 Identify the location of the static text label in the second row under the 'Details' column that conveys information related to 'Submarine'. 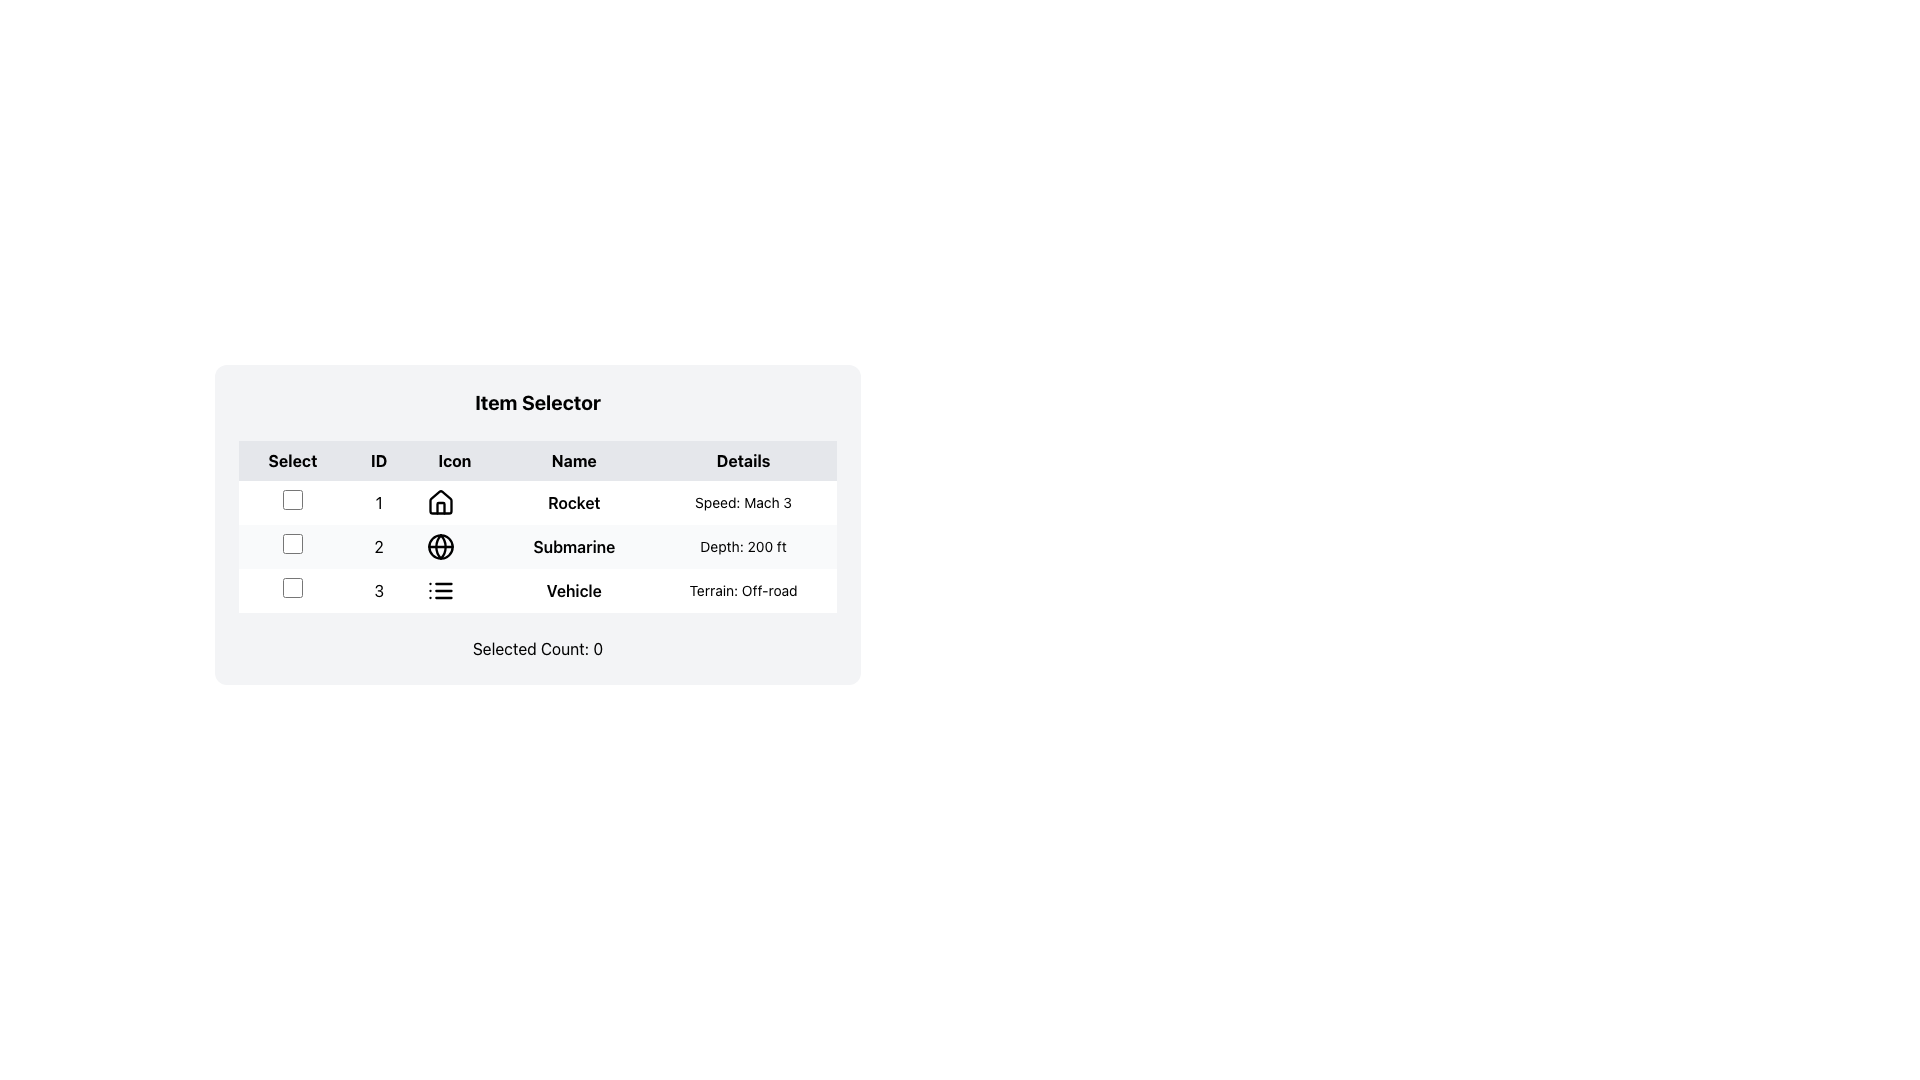
(742, 547).